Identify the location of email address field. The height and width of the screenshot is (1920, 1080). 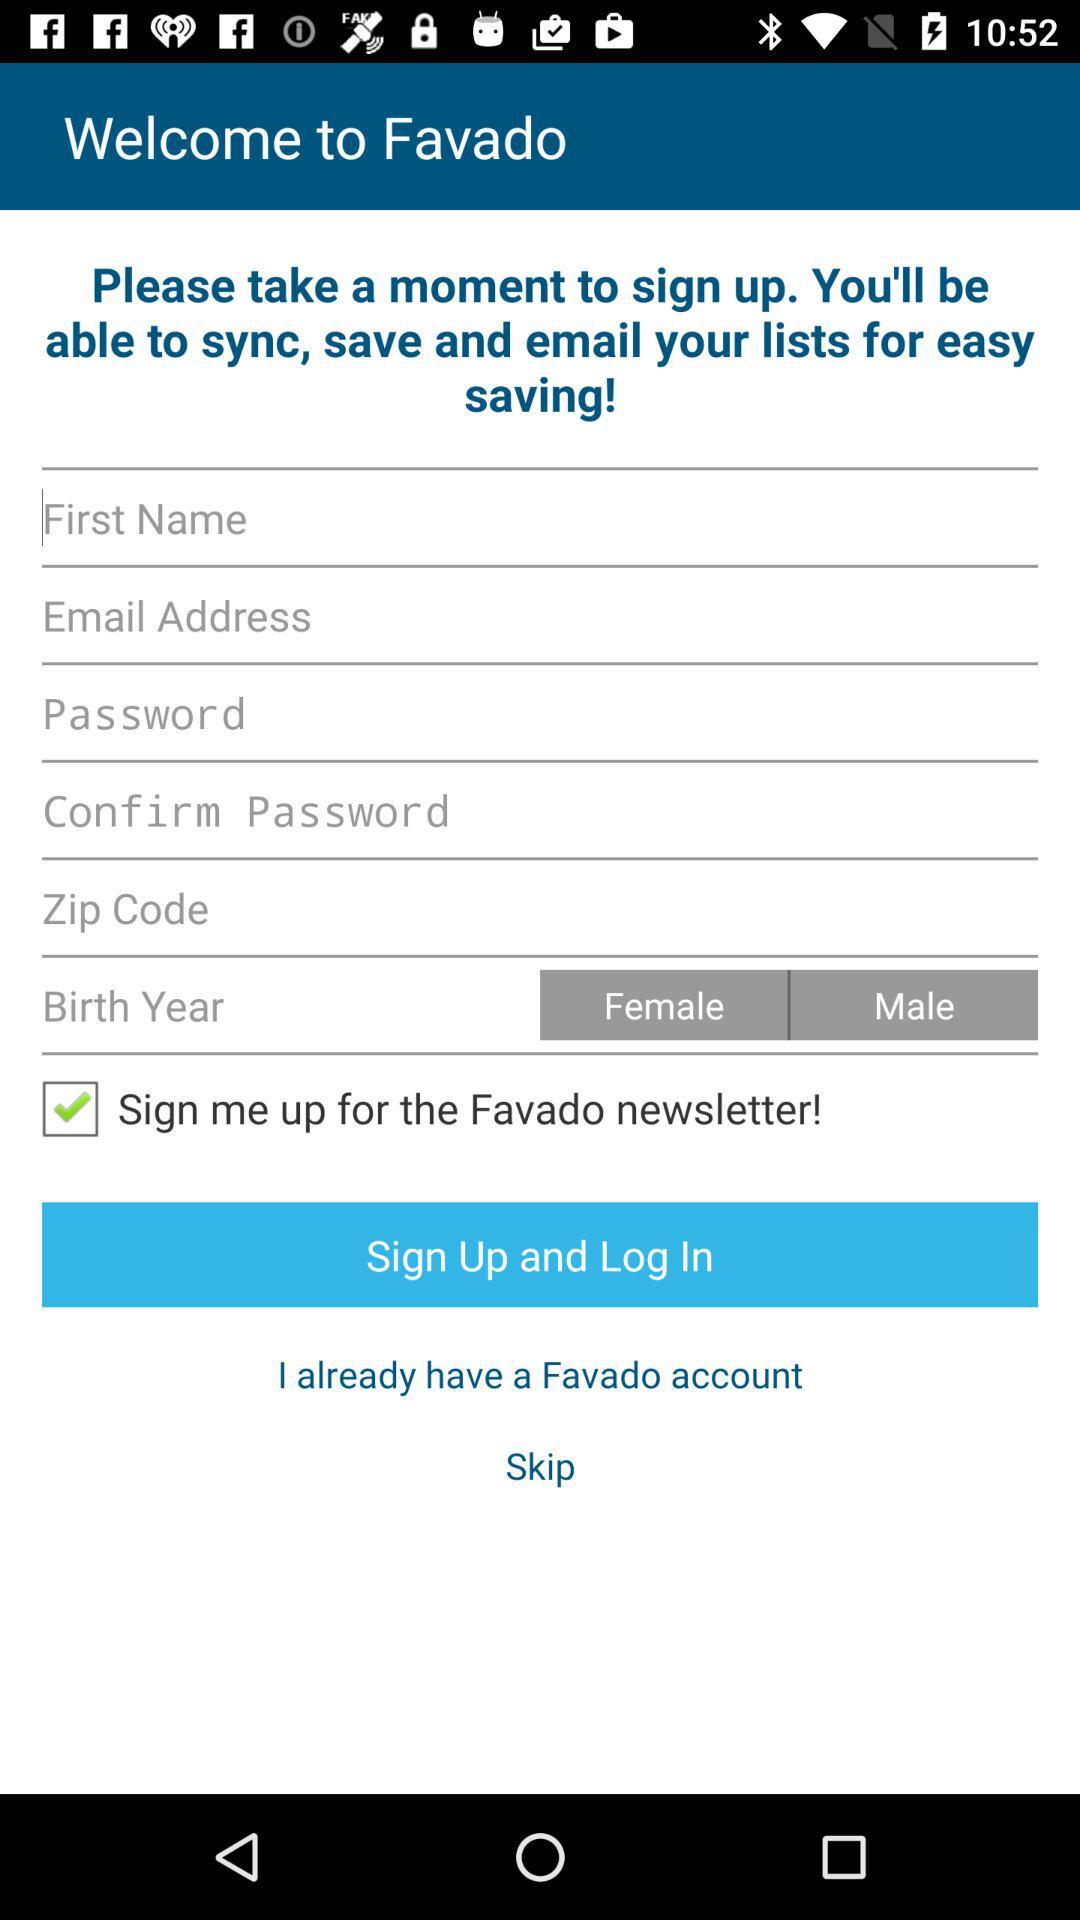
(540, 613).